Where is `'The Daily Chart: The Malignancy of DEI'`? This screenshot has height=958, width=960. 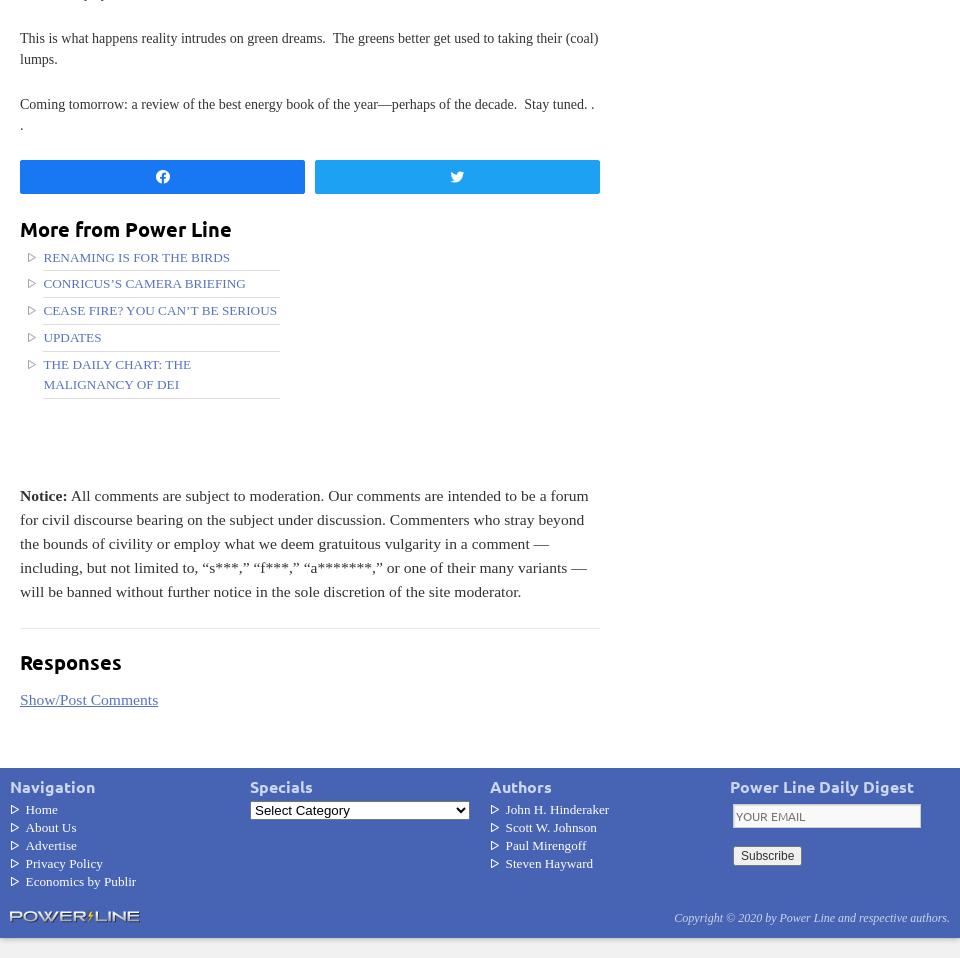
'The Daily Chart: The Malignancy of DEI' is located at coordinates (117, 373).